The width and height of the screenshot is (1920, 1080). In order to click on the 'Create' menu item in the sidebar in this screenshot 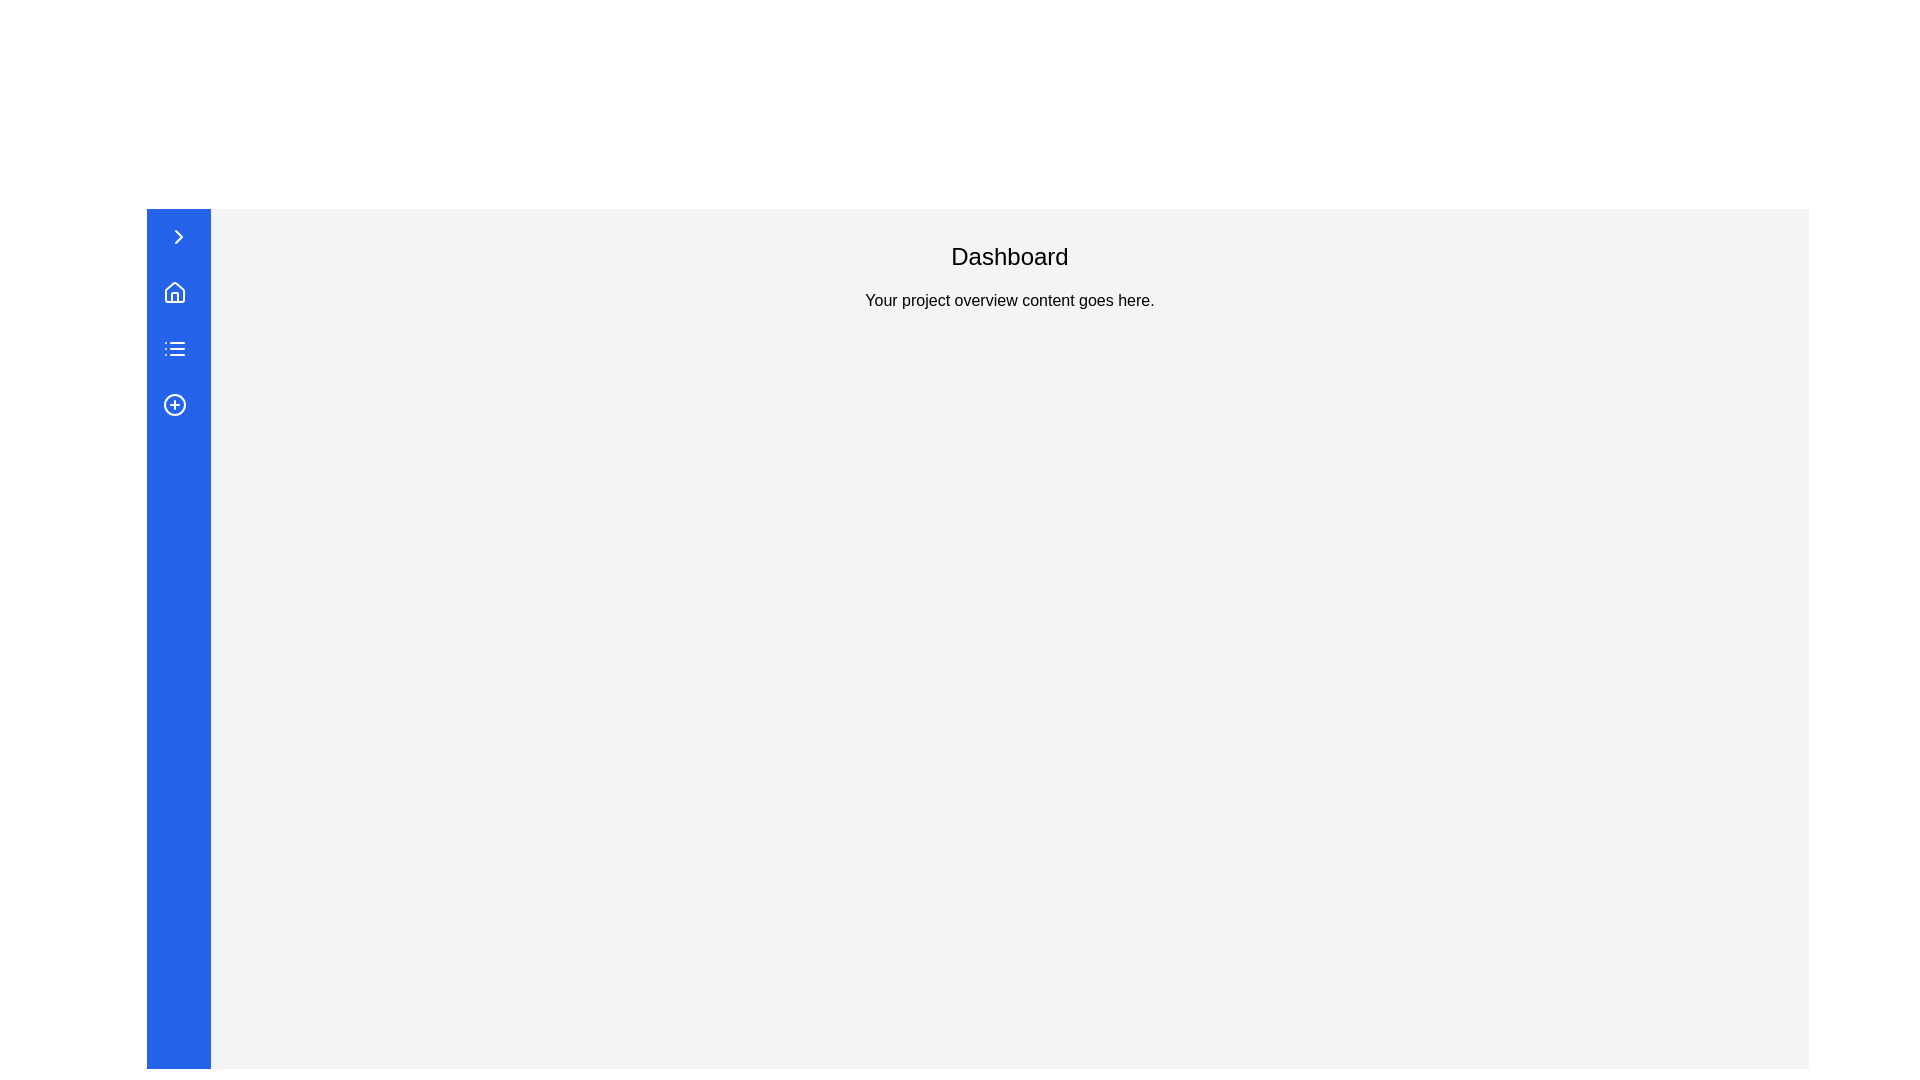, I will do `click(178, 405)`.